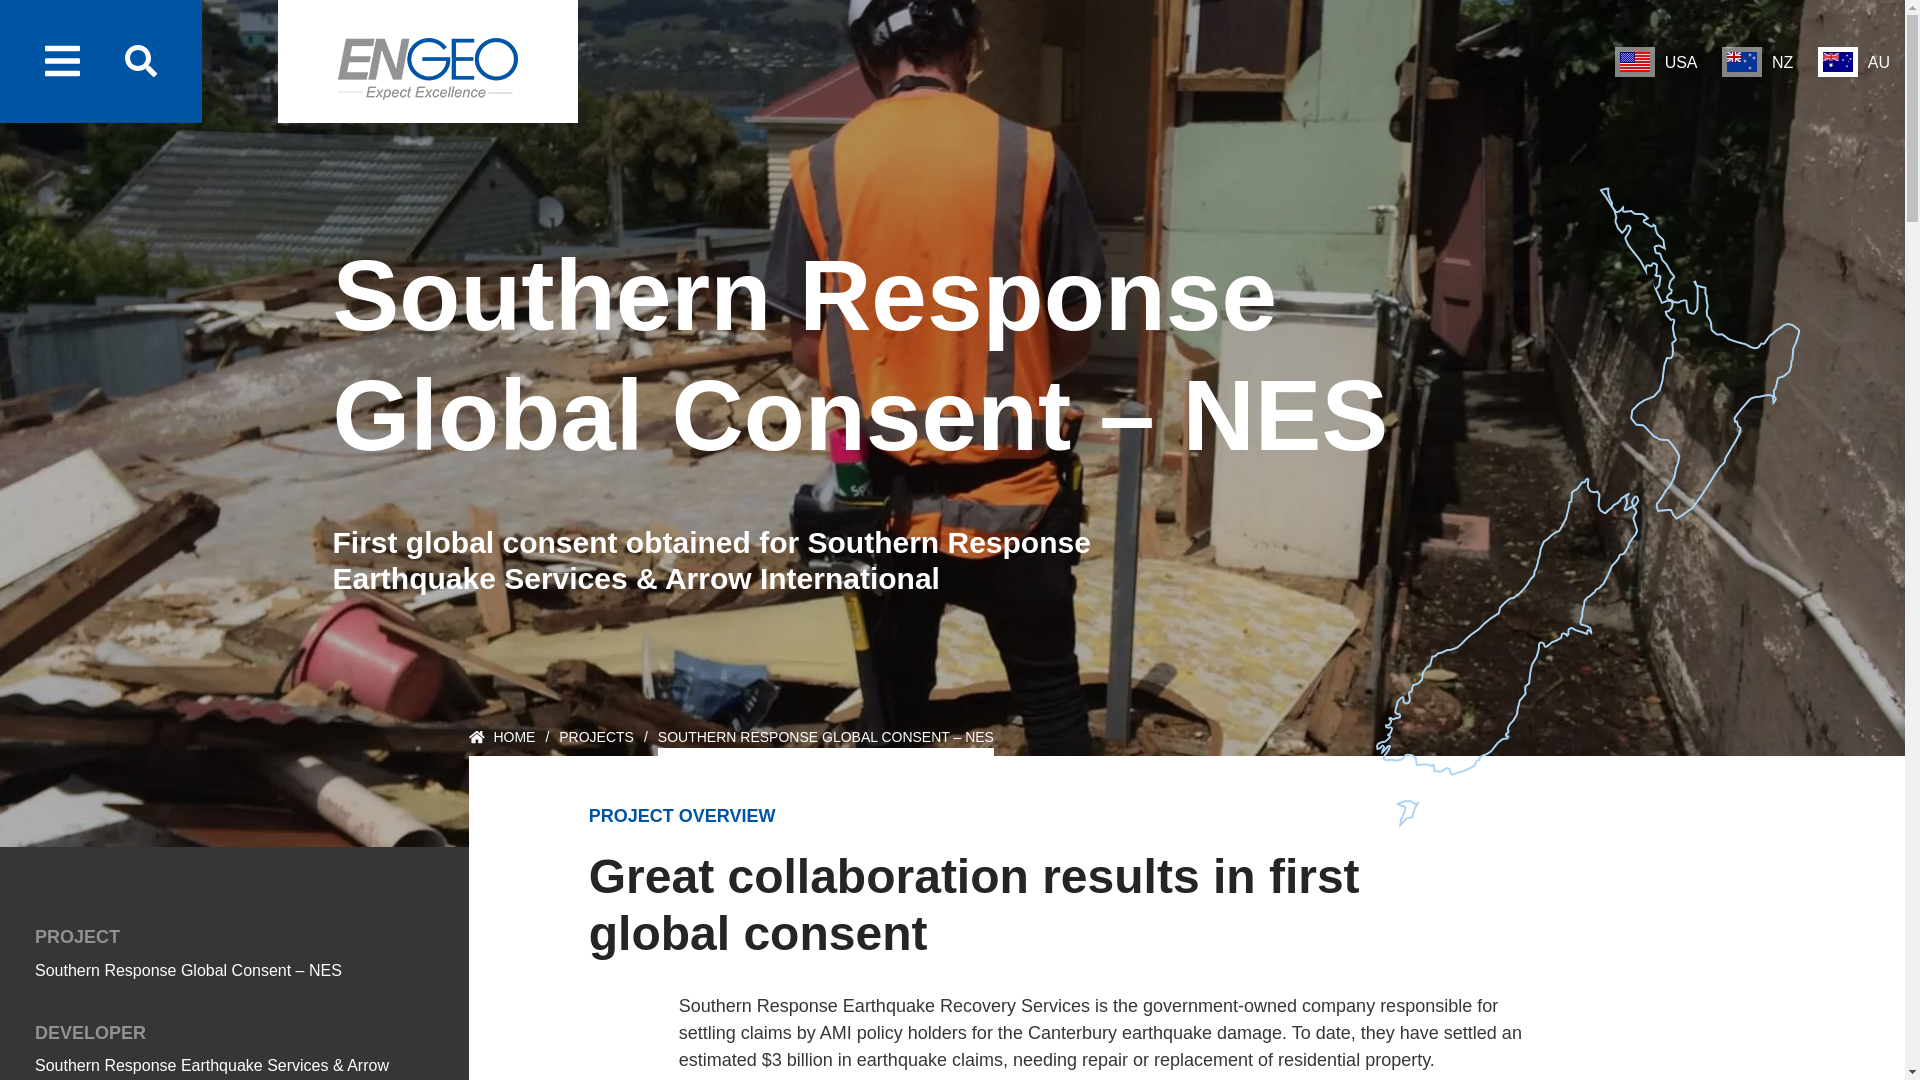 This screenshot has width=1920, height=1080. Describe the element at coordinates (595, 741) in the screenshot. I see `'PROJECTS'` at that location.